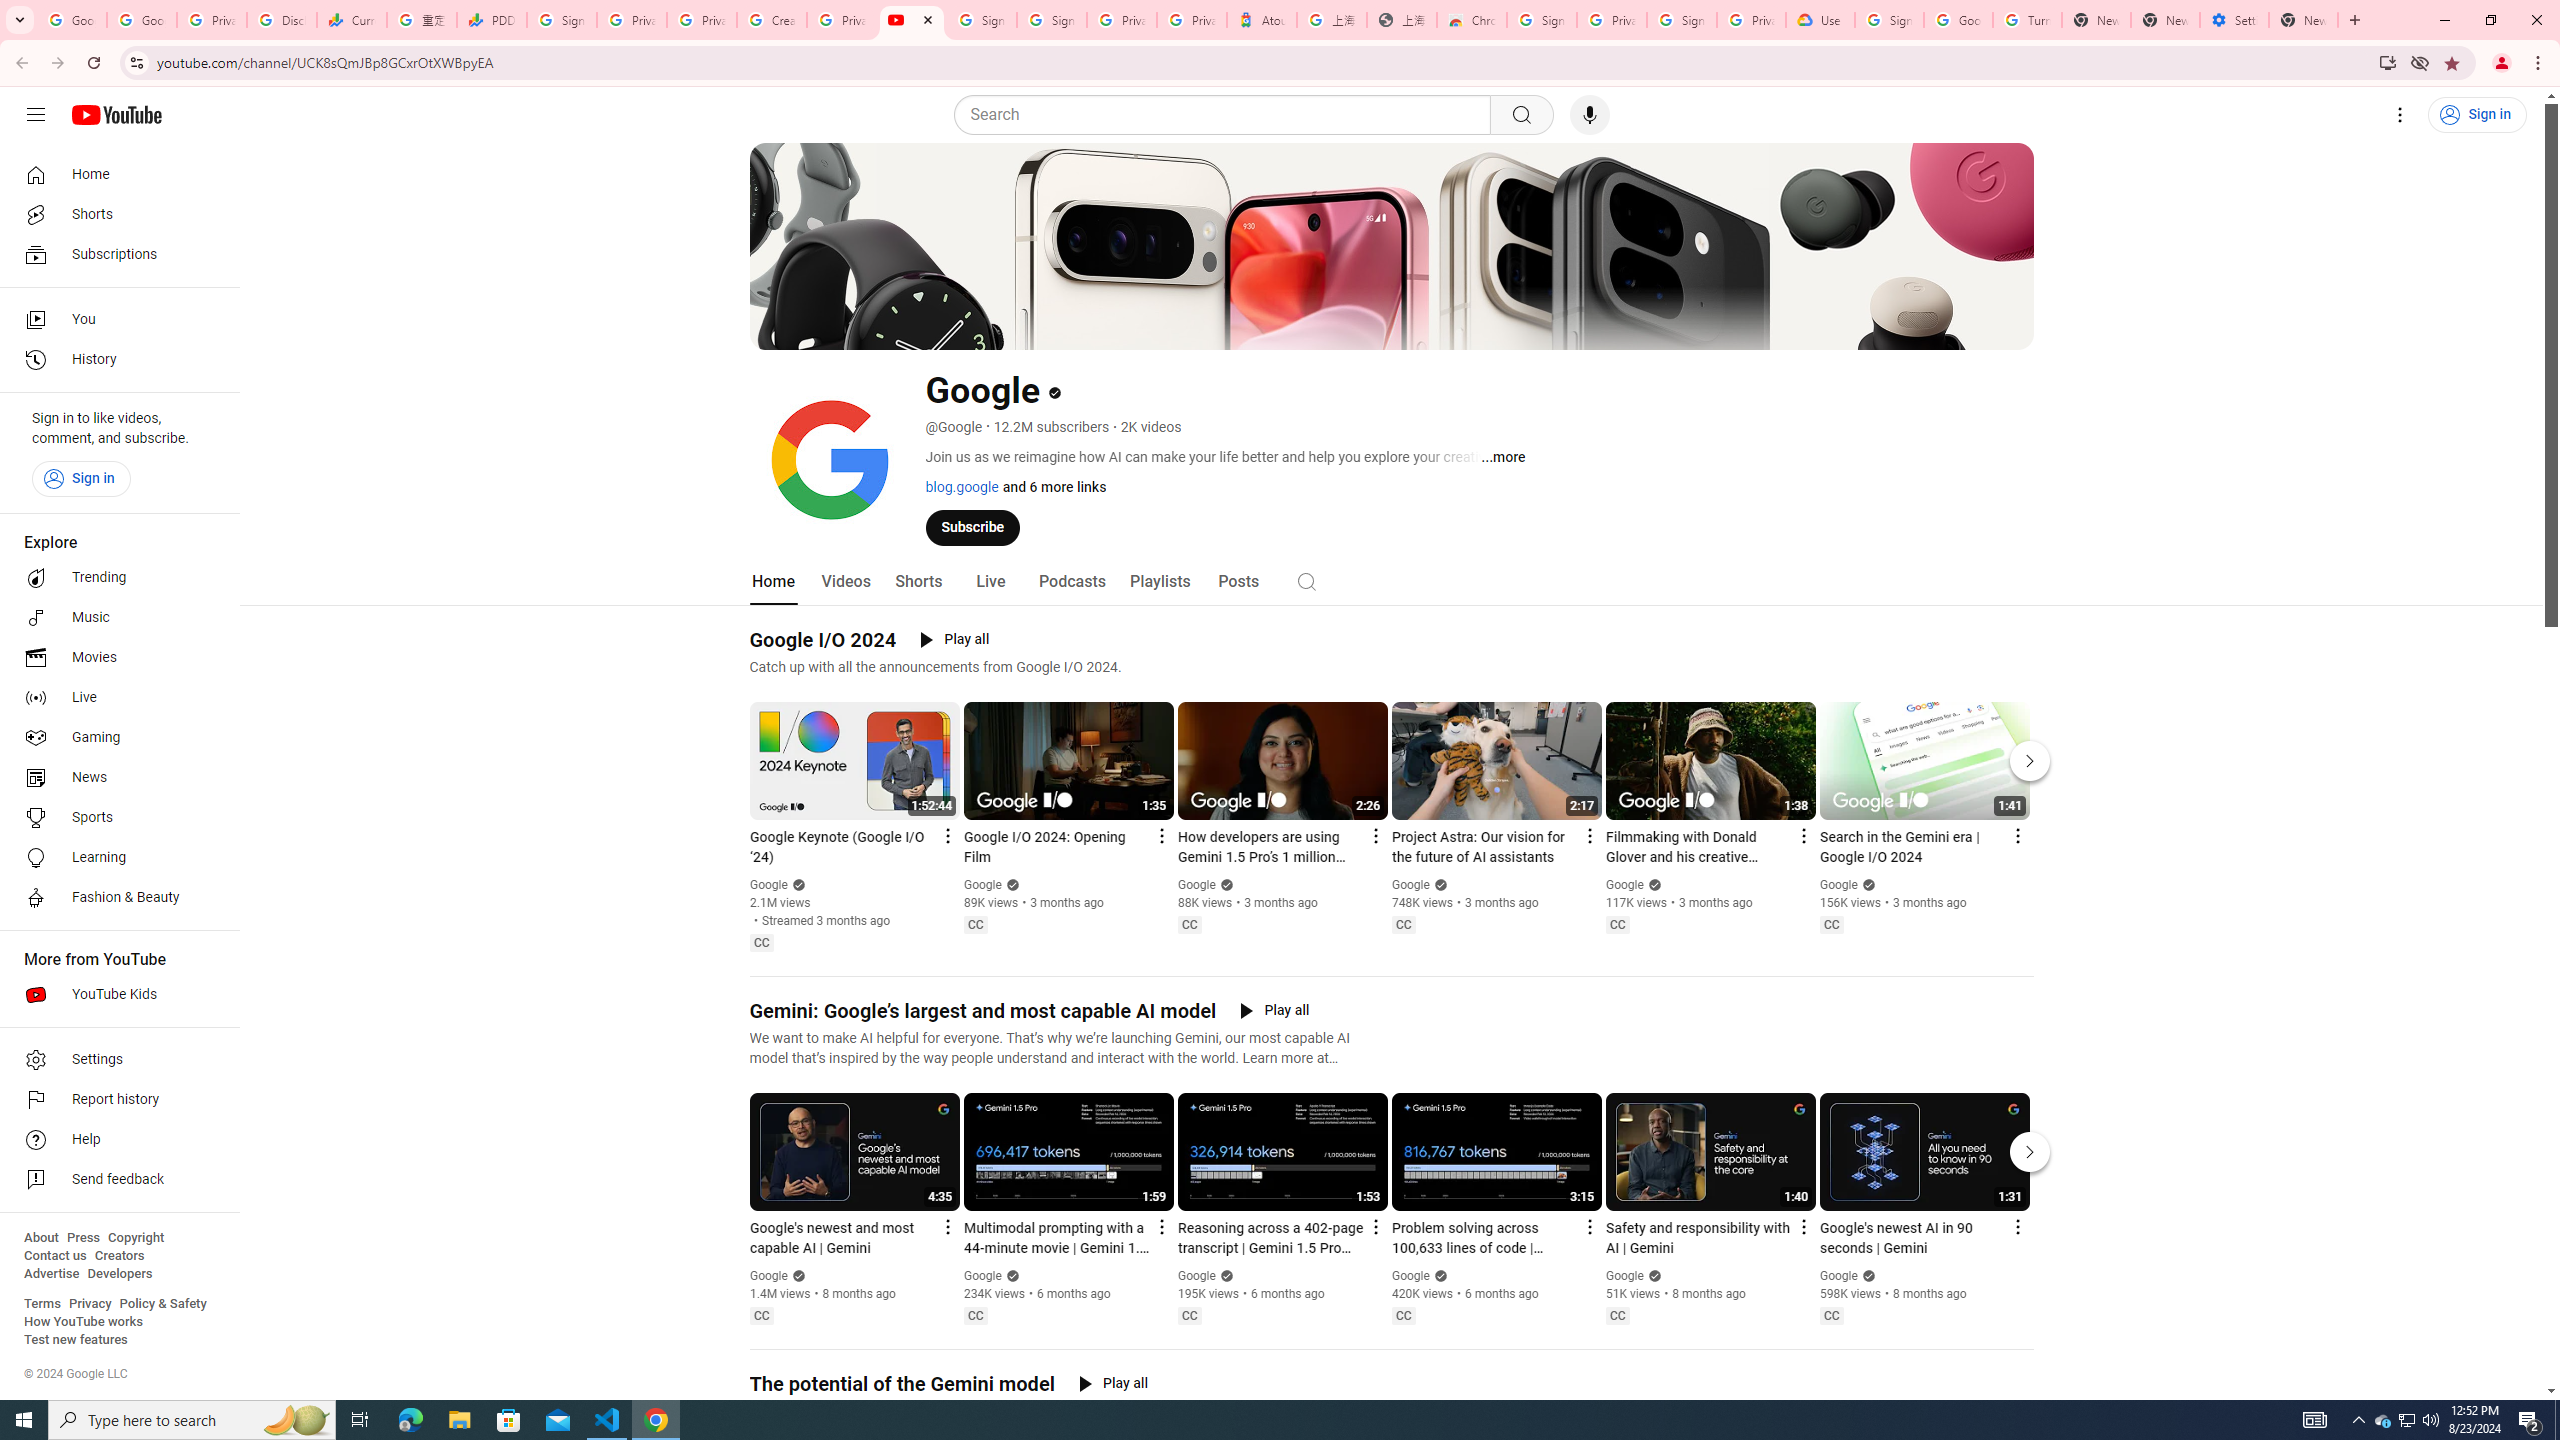  What do you see at coordinates (113, 1058) in the screenshot?
I see `'Settings'` at bounding box center [113, 1058].